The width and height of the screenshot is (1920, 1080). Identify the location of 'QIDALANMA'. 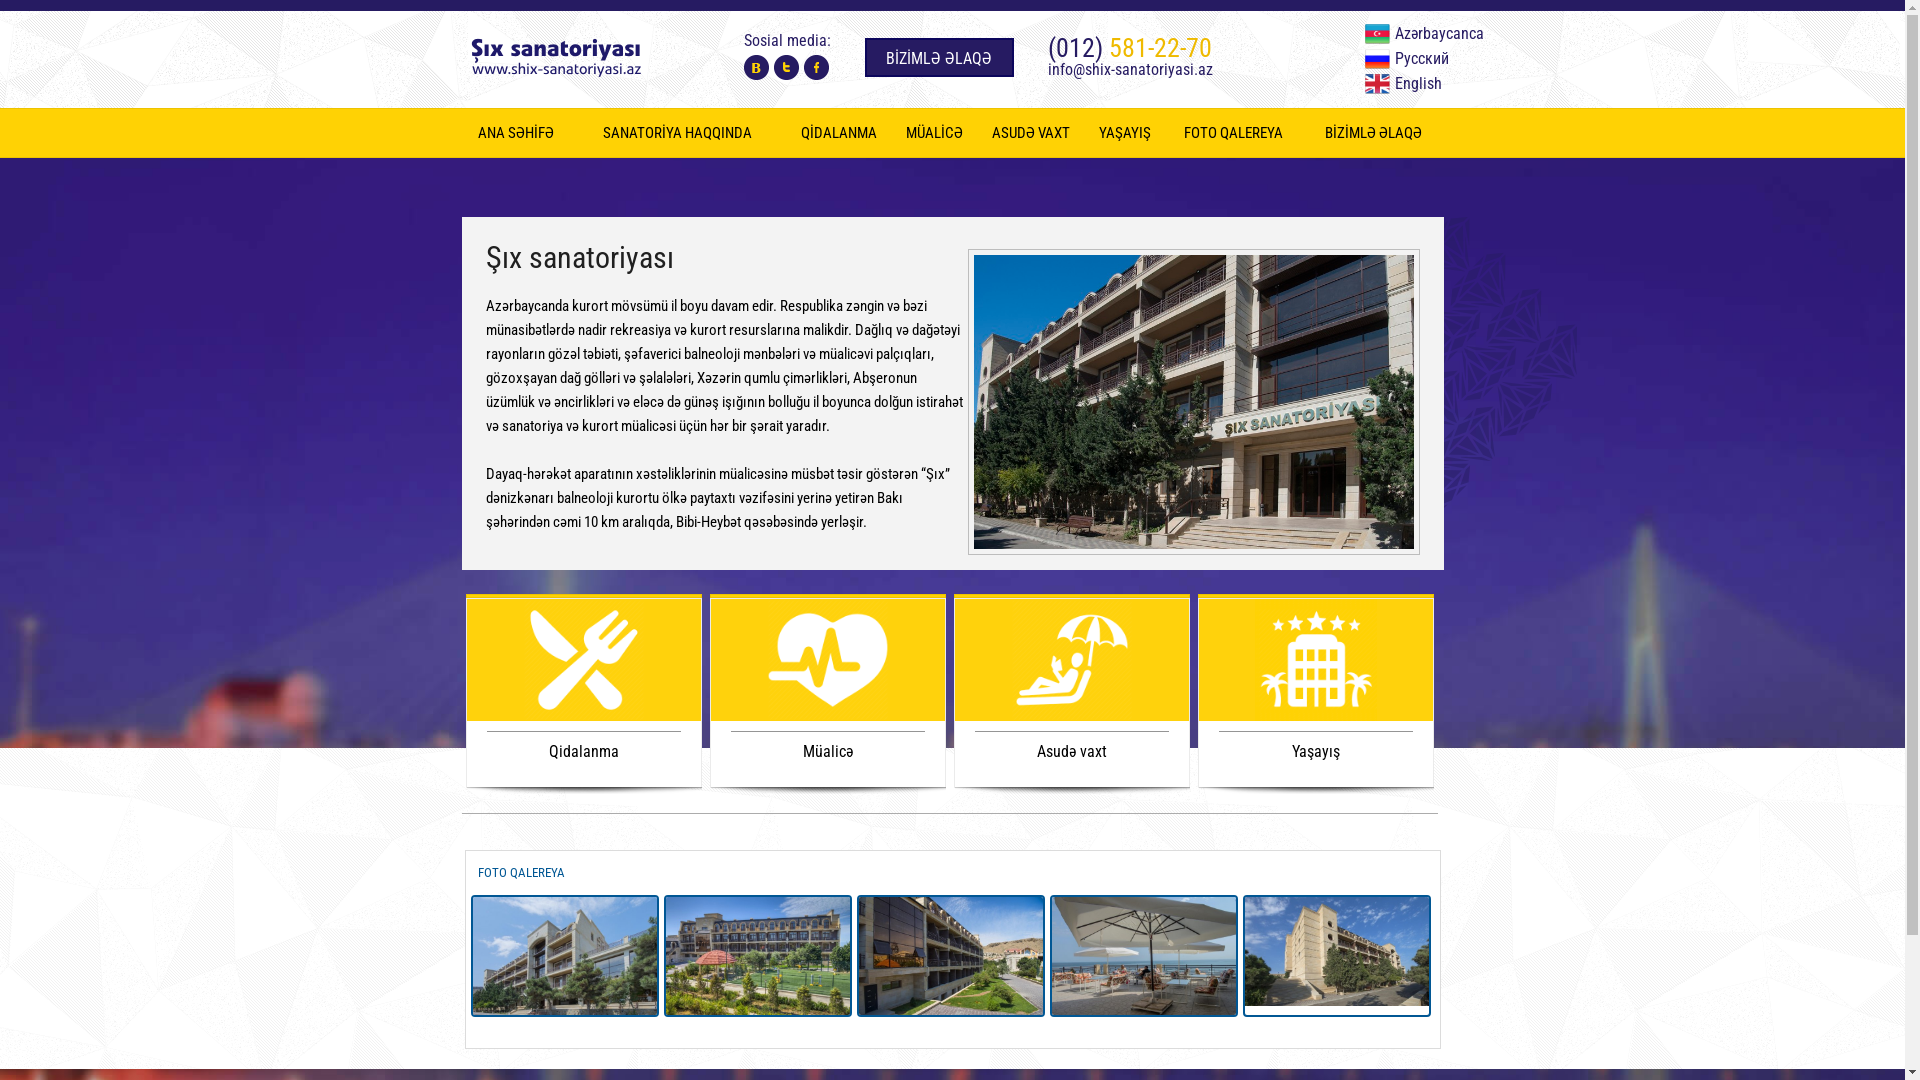
(839, 132).